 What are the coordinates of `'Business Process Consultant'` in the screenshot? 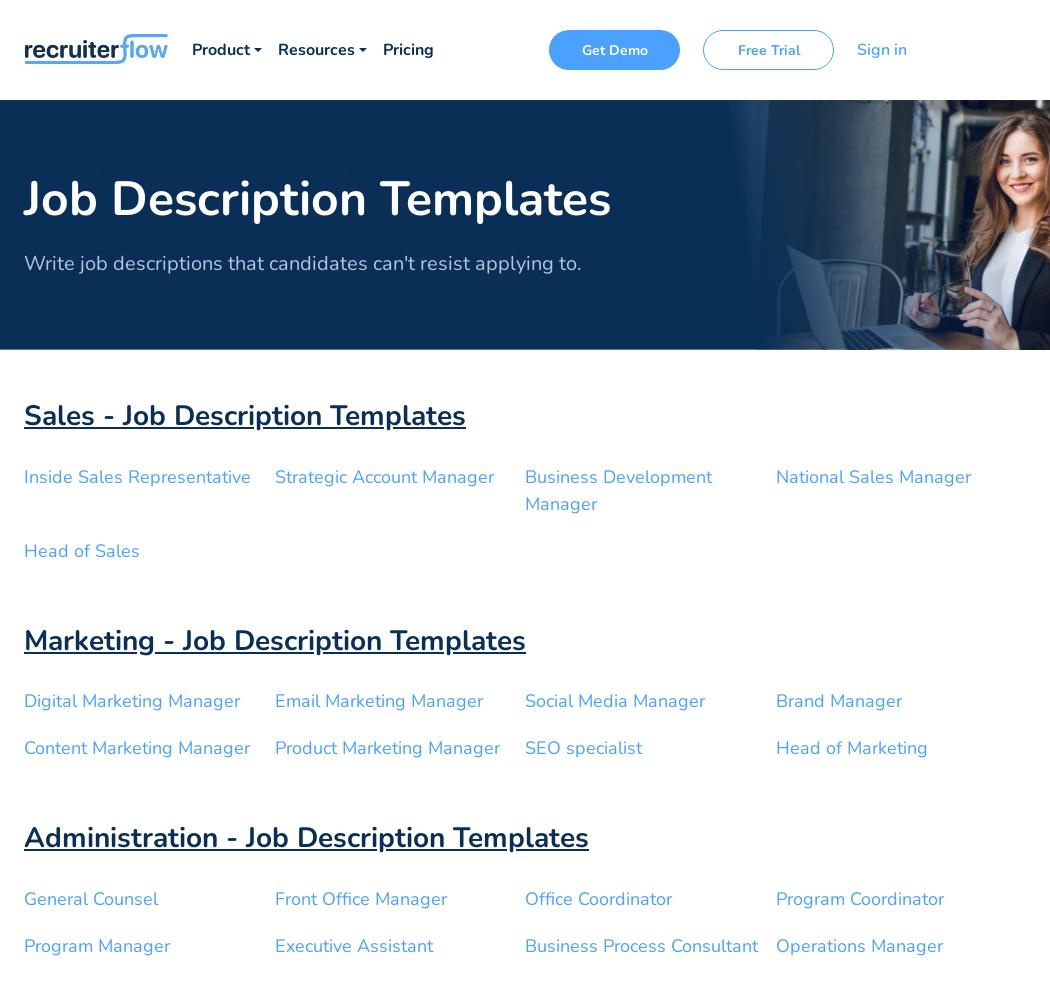 It's located at (640, 944).